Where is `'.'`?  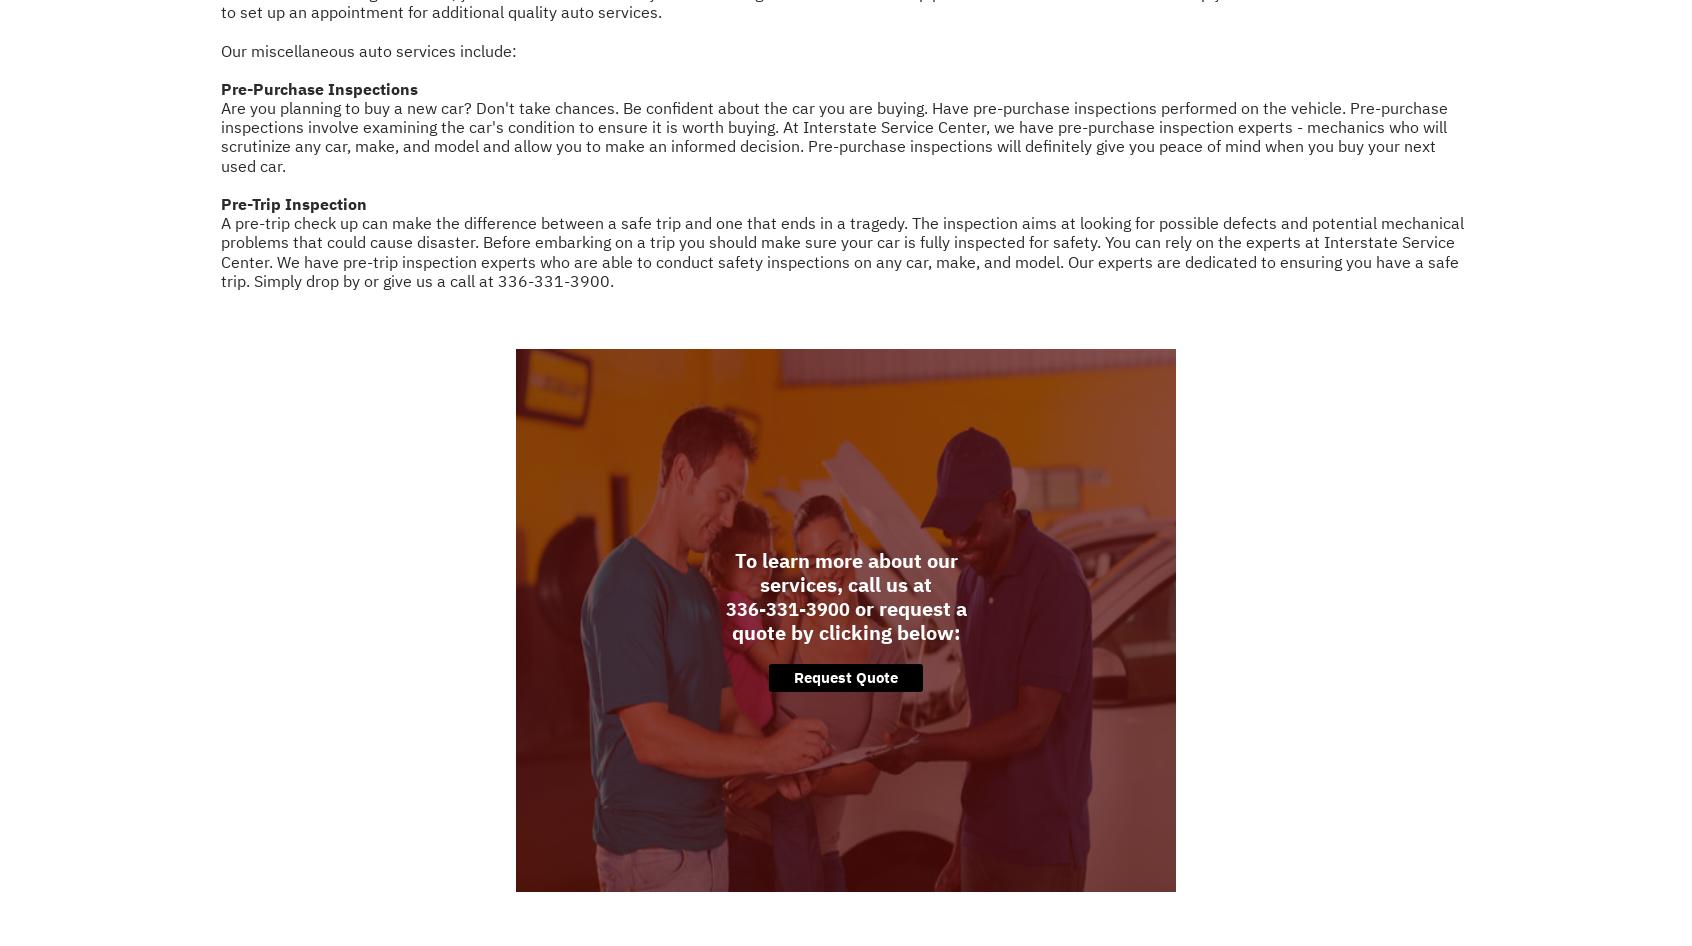 '.' is located at coordinates (610, 279).